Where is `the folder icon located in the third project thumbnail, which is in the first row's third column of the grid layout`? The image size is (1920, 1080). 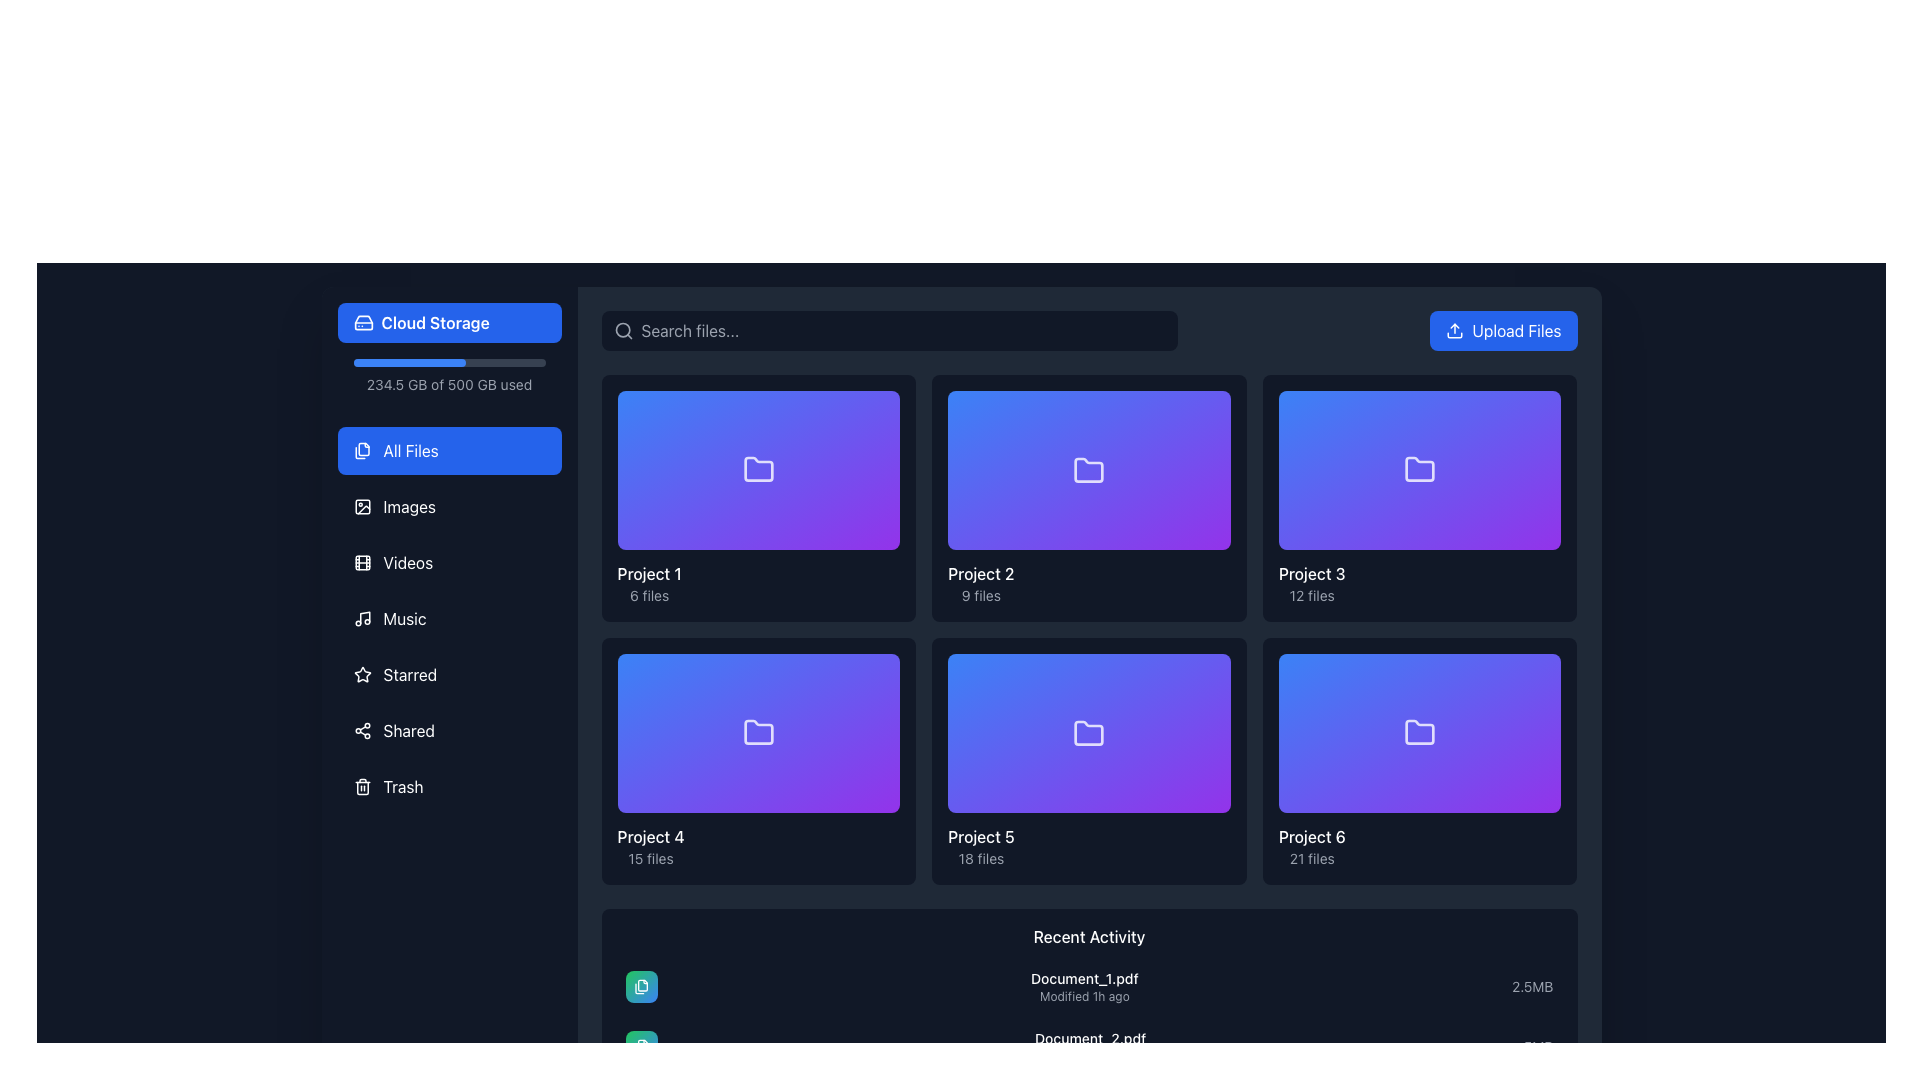
the folder icon located in the third project thumbnail, which is in the first row's third column of the grid layout is located at coordinates (1419, 470).